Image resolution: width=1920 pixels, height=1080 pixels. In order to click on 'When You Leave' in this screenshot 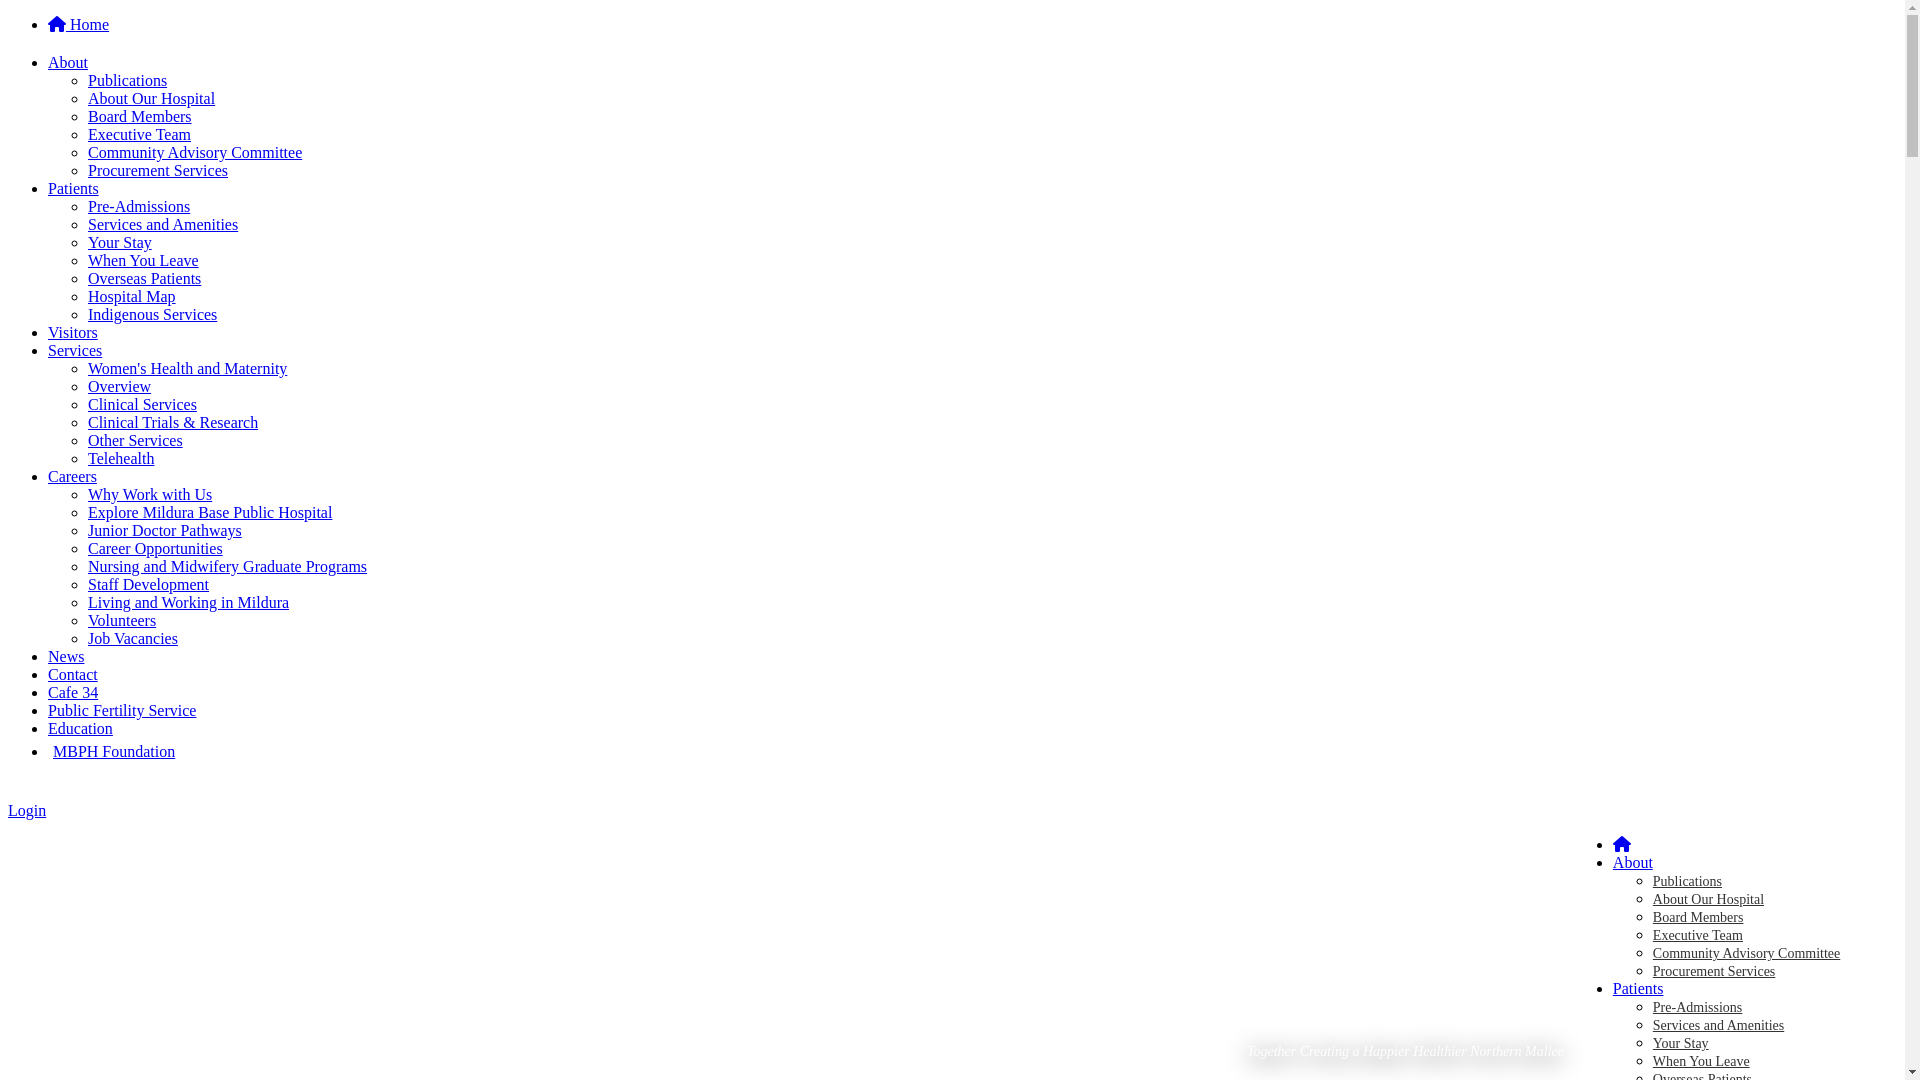, I will do `click(142, 259)`.